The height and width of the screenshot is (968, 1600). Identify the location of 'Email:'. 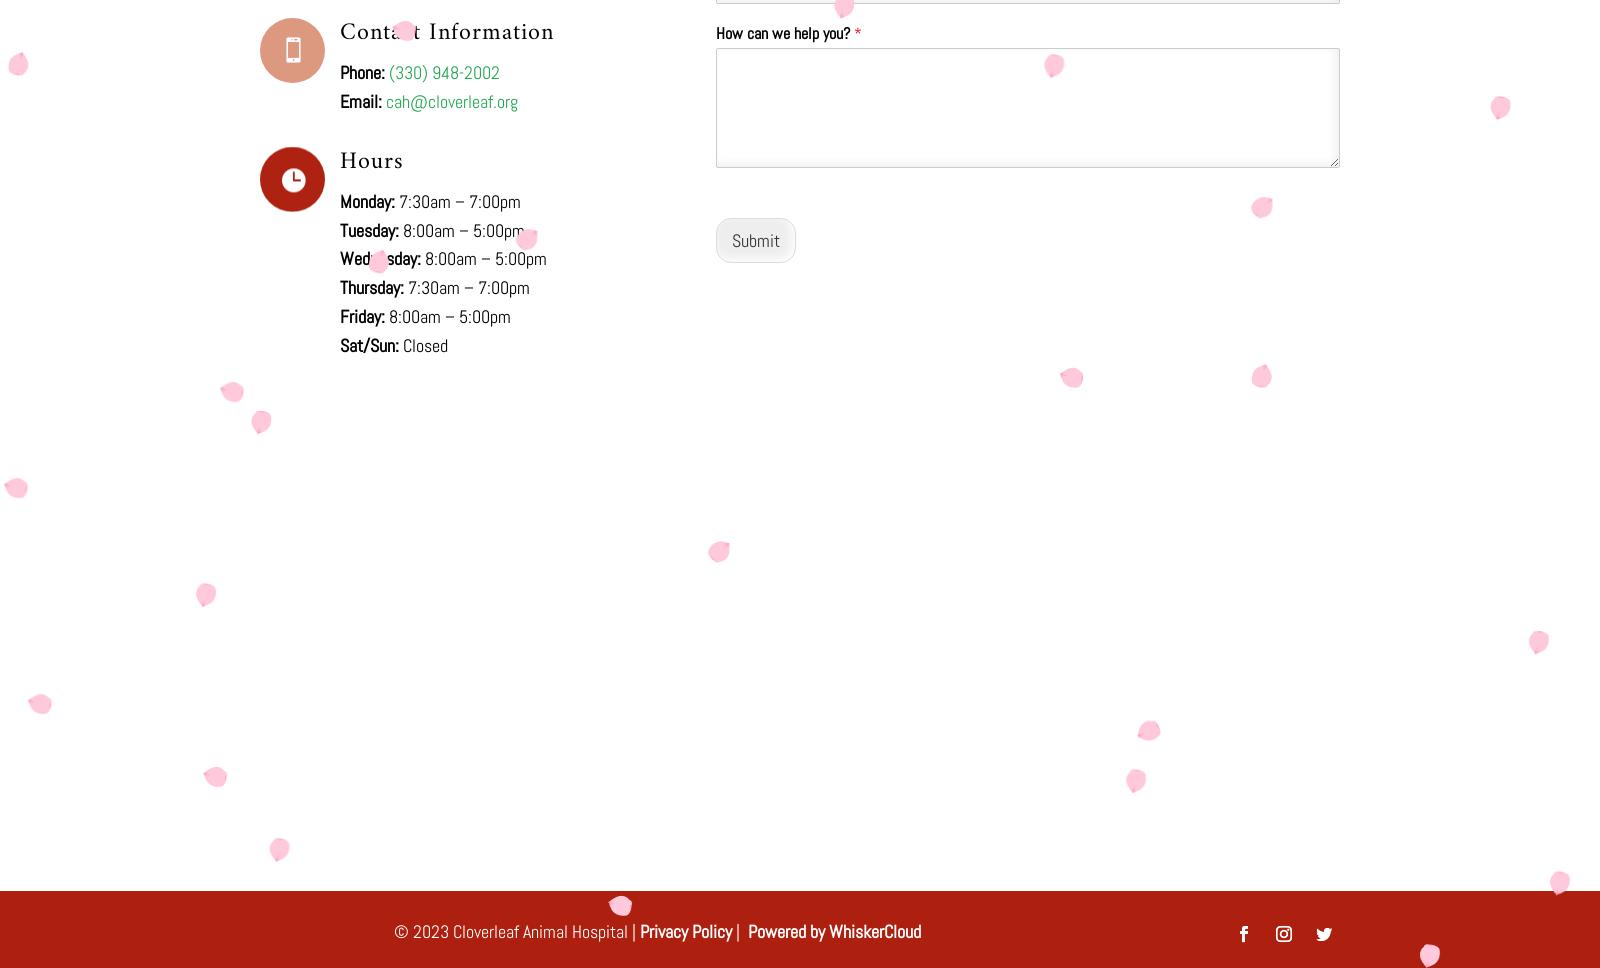
(360, 101).